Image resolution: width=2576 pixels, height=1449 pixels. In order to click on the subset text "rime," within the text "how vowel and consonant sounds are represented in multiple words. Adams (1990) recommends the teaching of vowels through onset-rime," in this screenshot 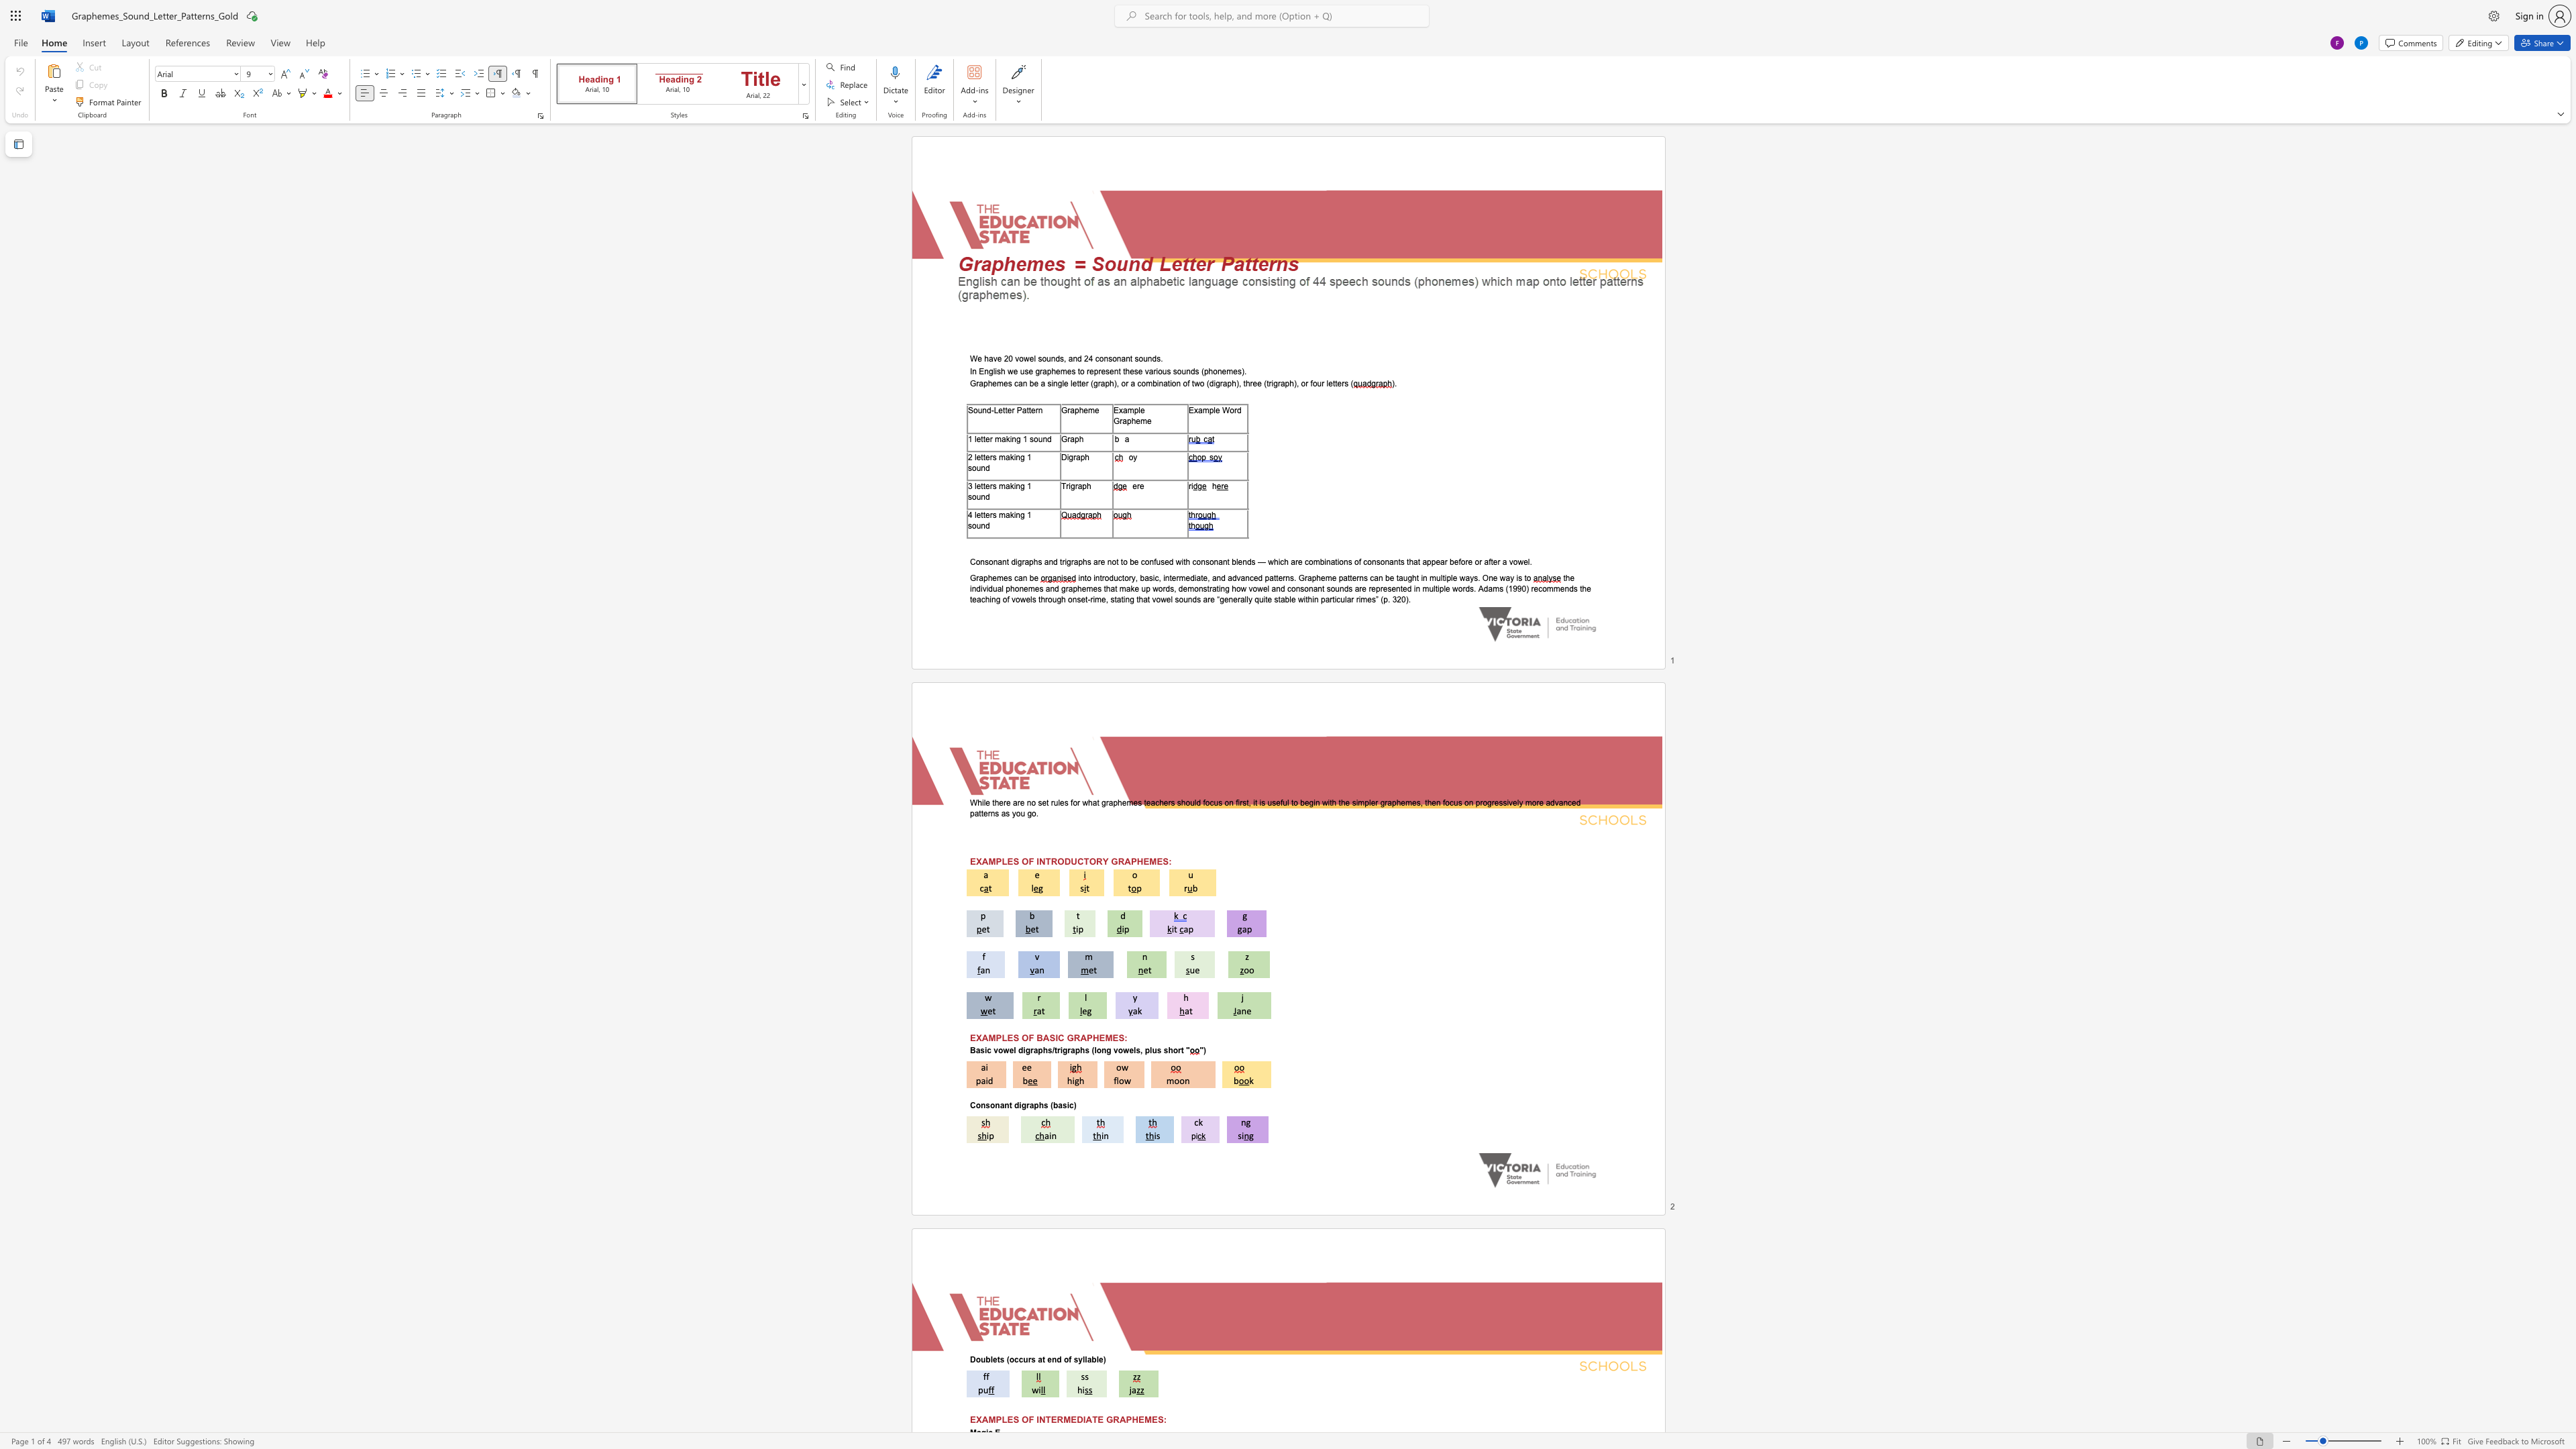, I will do `click(1089, 598)`.